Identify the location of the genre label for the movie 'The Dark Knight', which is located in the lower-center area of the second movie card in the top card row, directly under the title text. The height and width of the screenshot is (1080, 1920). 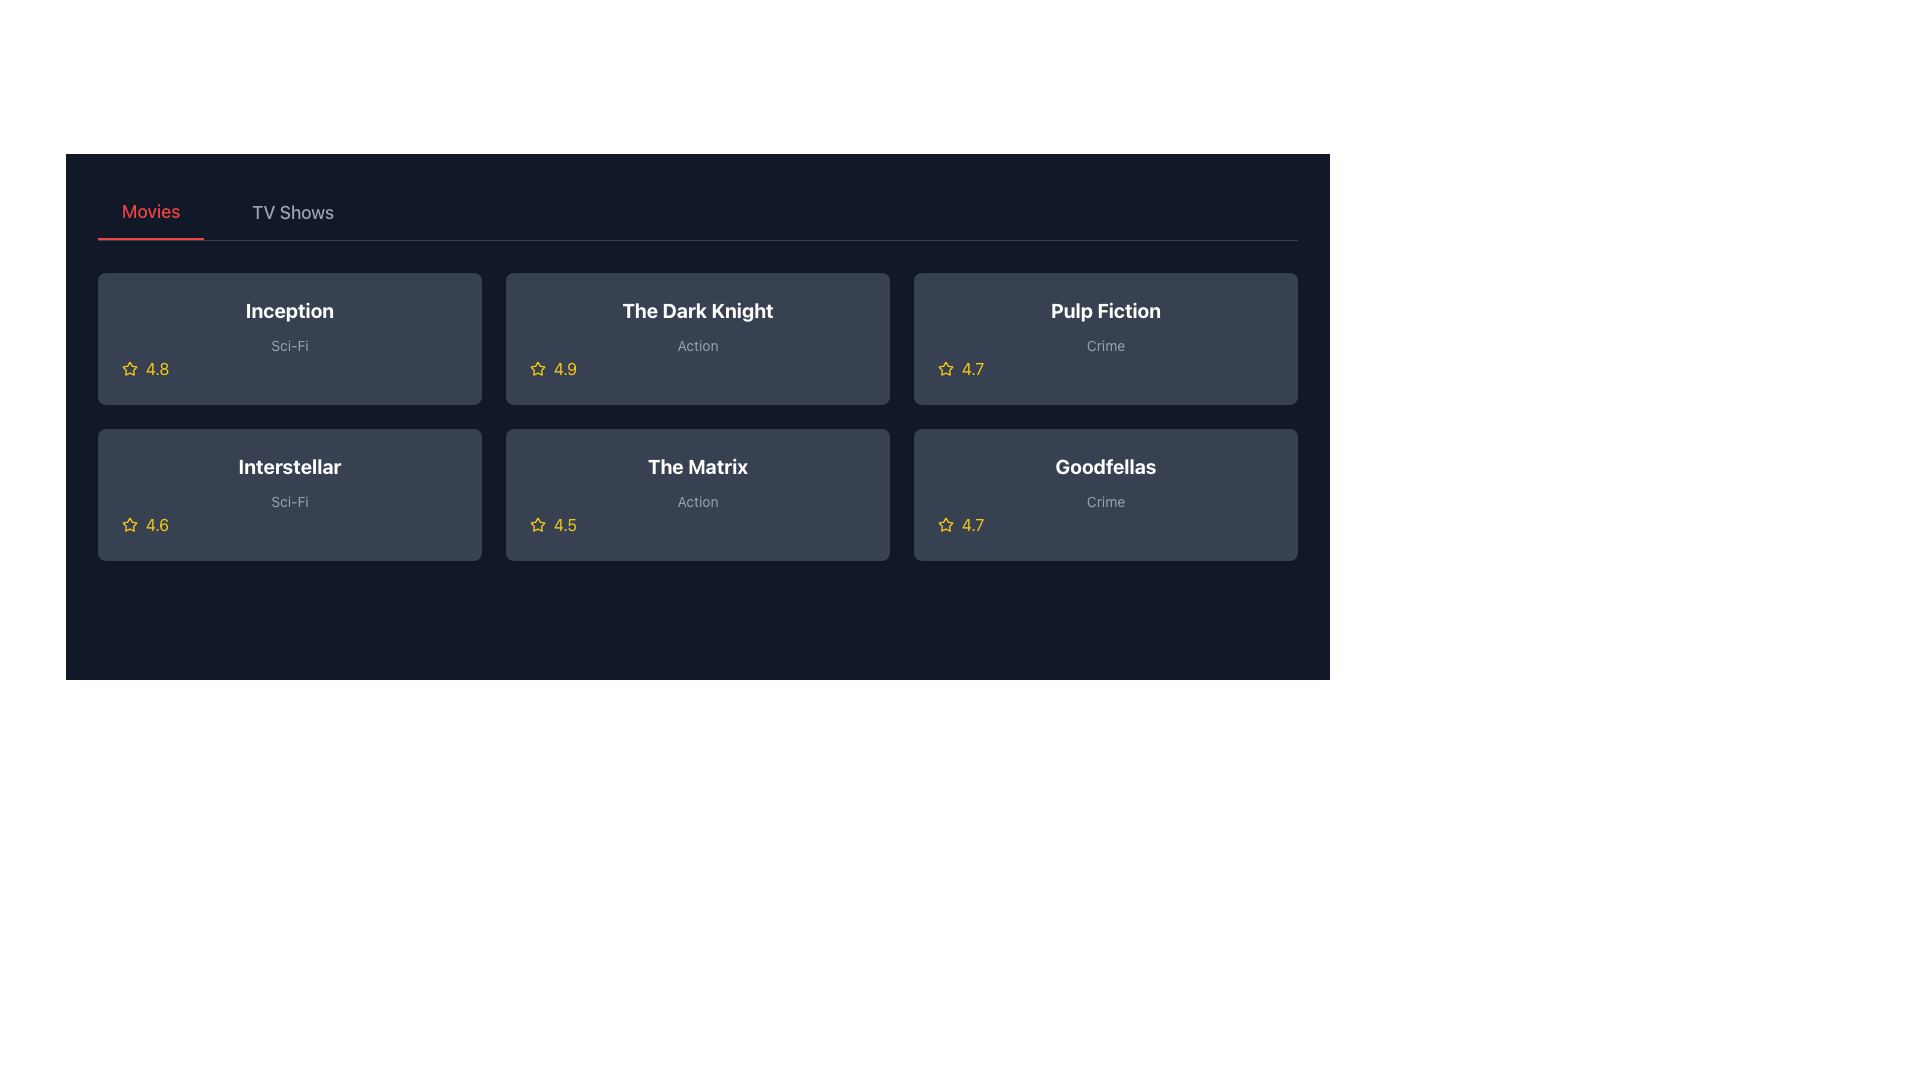
(697, 344).